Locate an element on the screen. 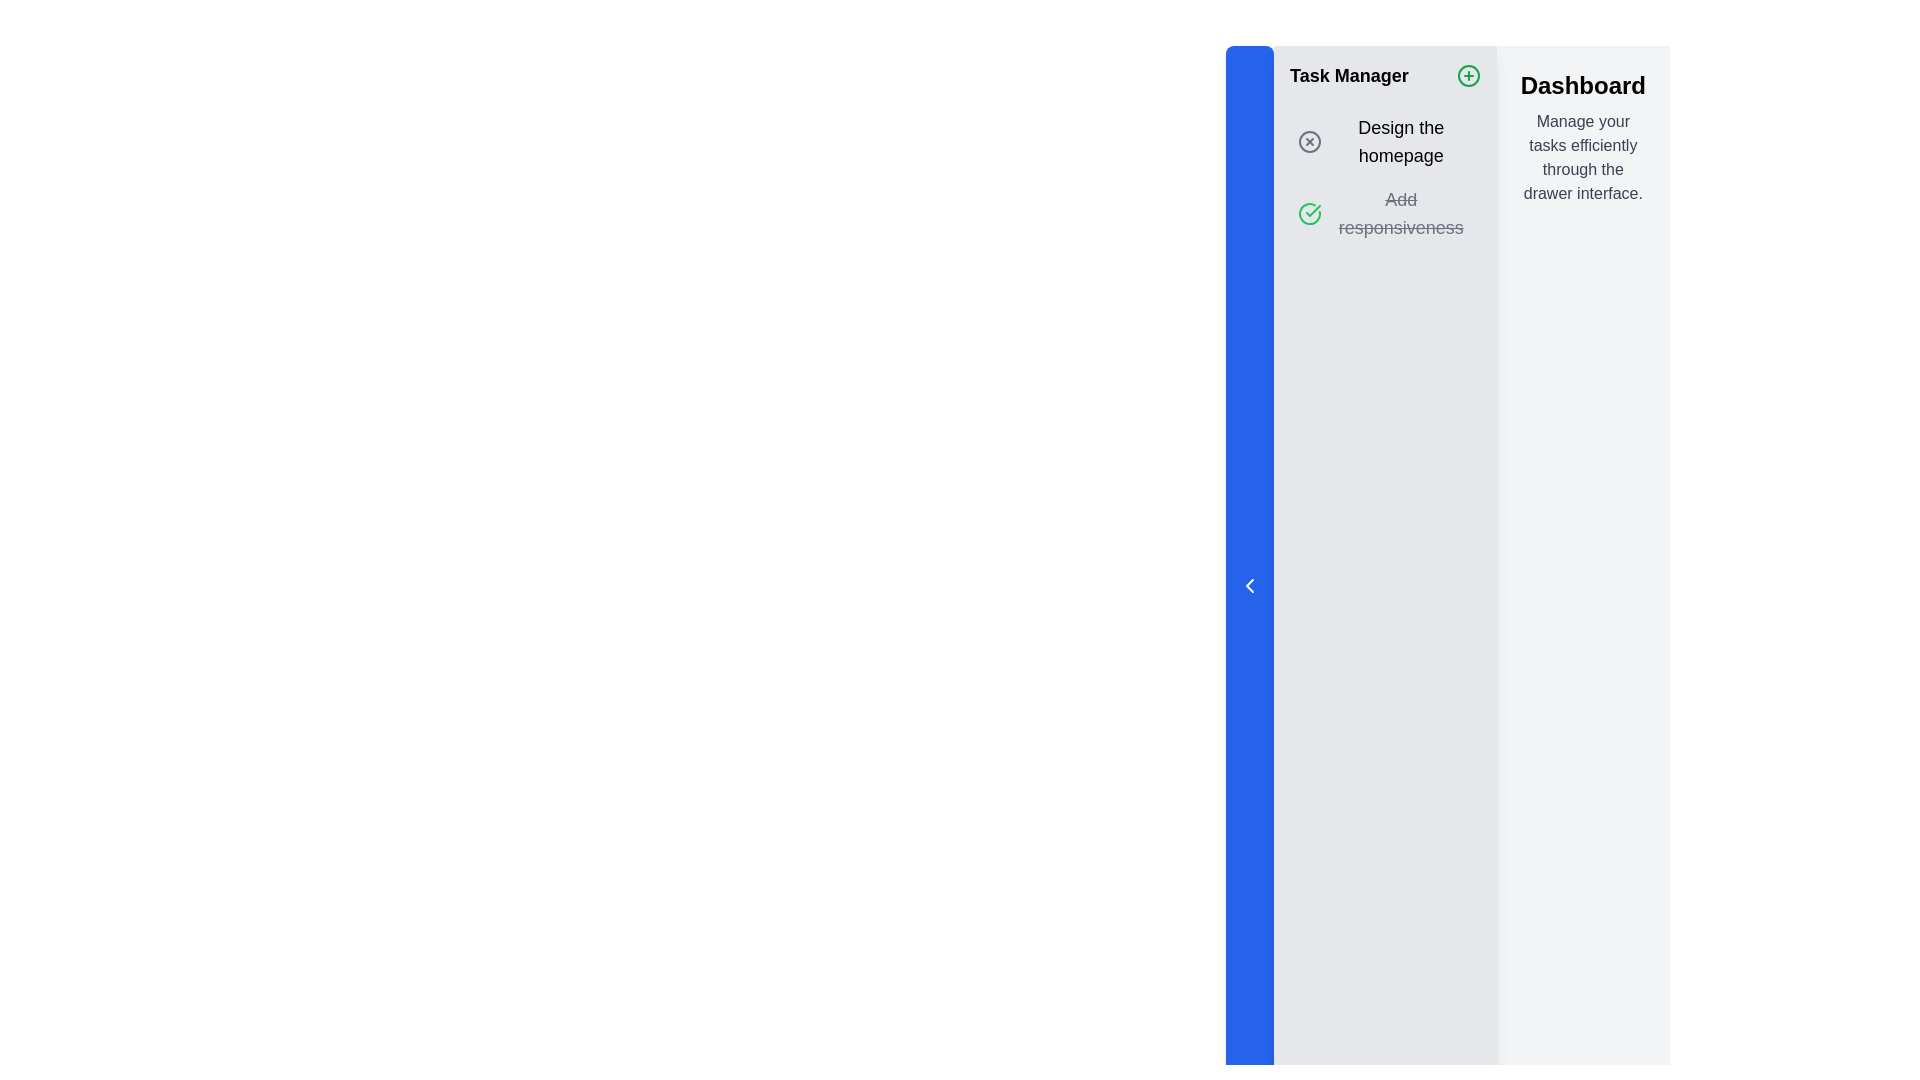  the 'Add Task' button located in the header section of the 'Task Manager' panel, aligned to the right side next to the panel title is located at coordinates (1468, 75).